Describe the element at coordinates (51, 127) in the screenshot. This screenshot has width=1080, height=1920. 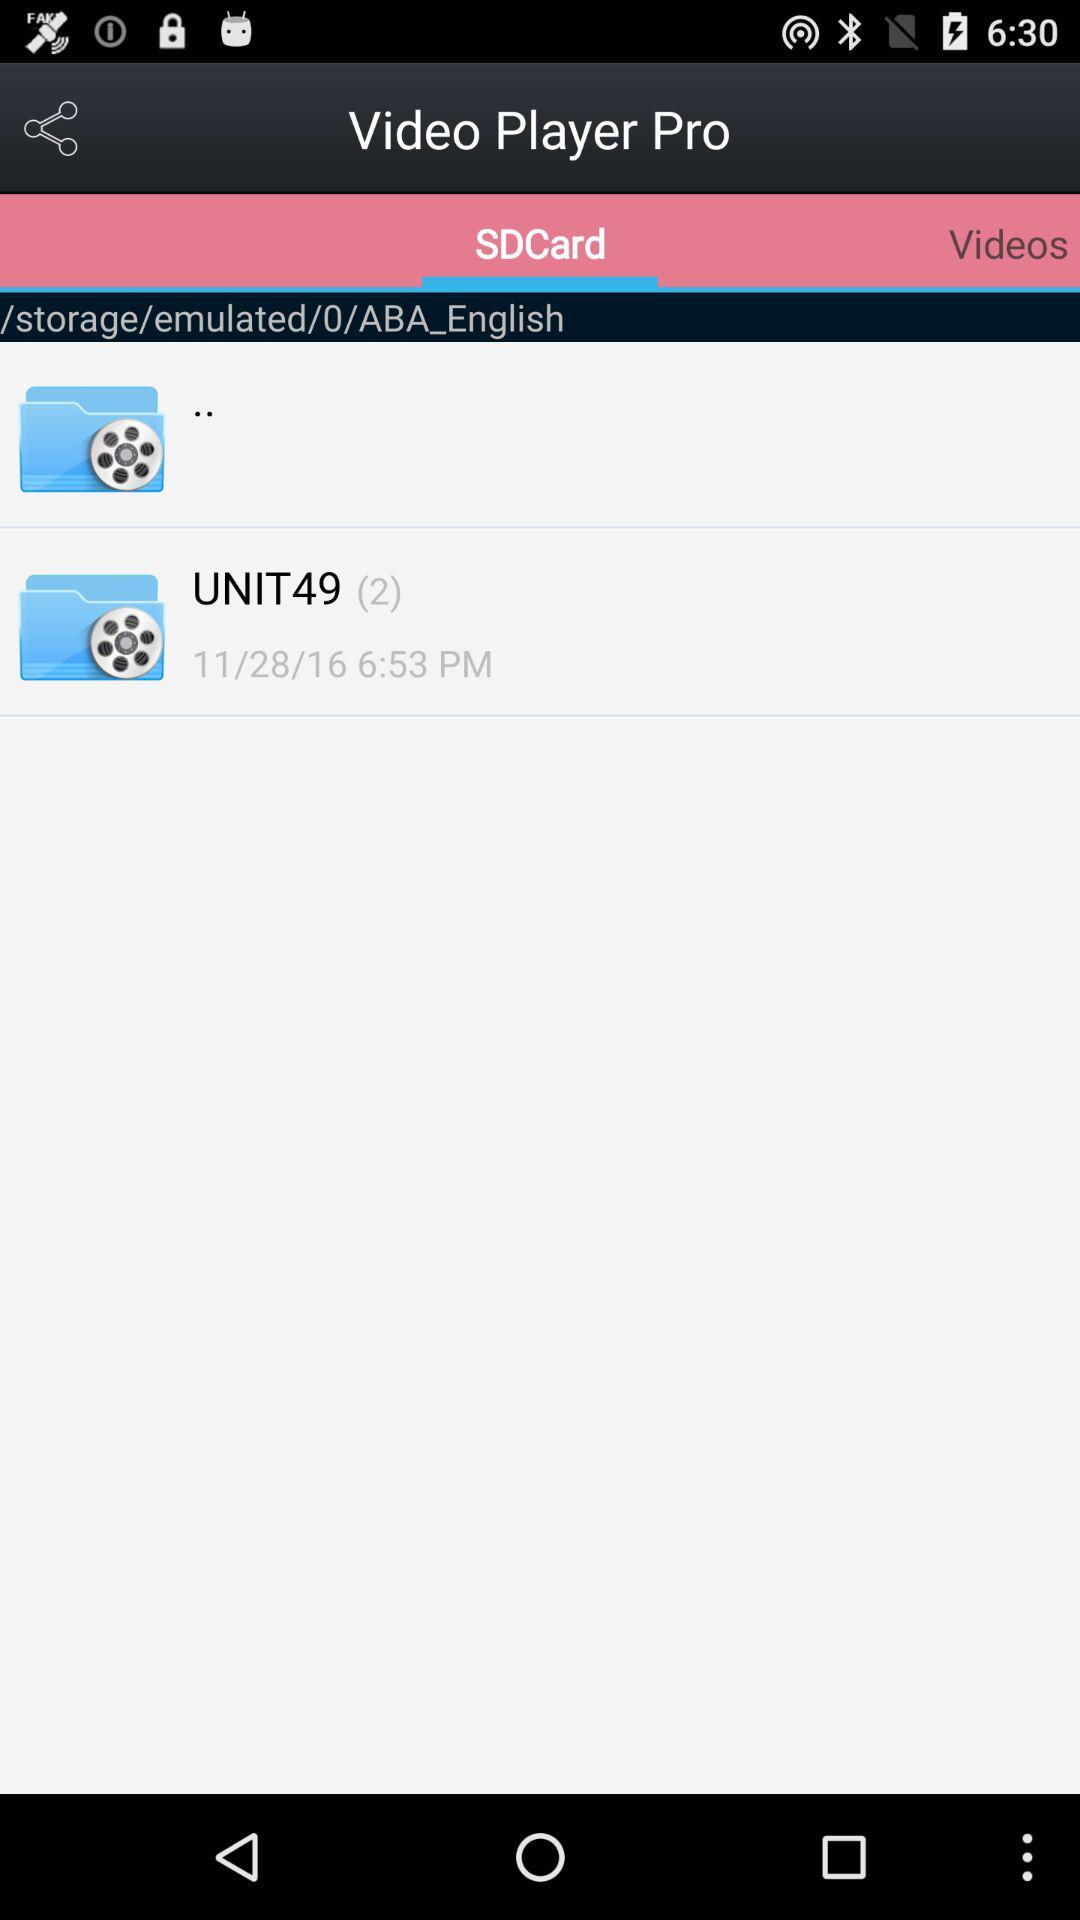
I see `app to the left of the video player pro app` at that location.